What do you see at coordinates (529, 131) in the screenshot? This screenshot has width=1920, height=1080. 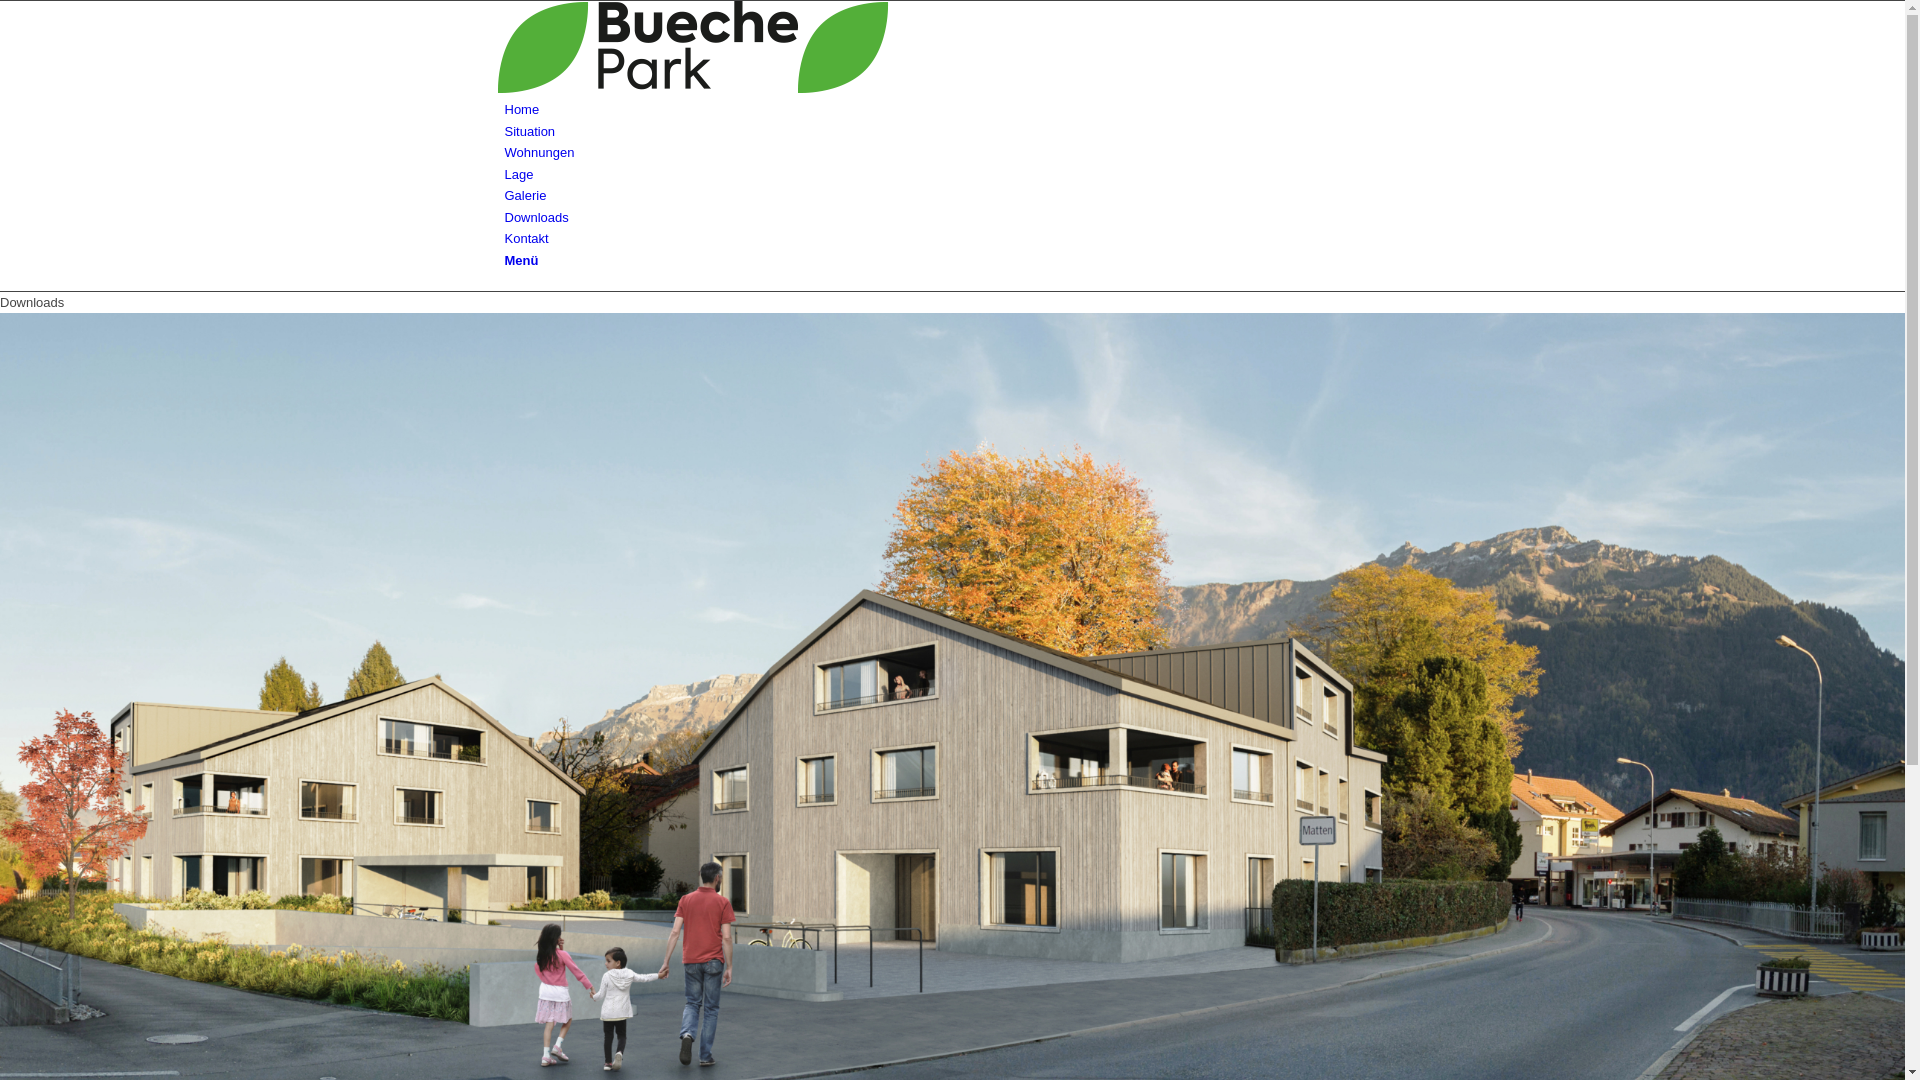 I see `'Situation'` at bounding box center [529, 131].